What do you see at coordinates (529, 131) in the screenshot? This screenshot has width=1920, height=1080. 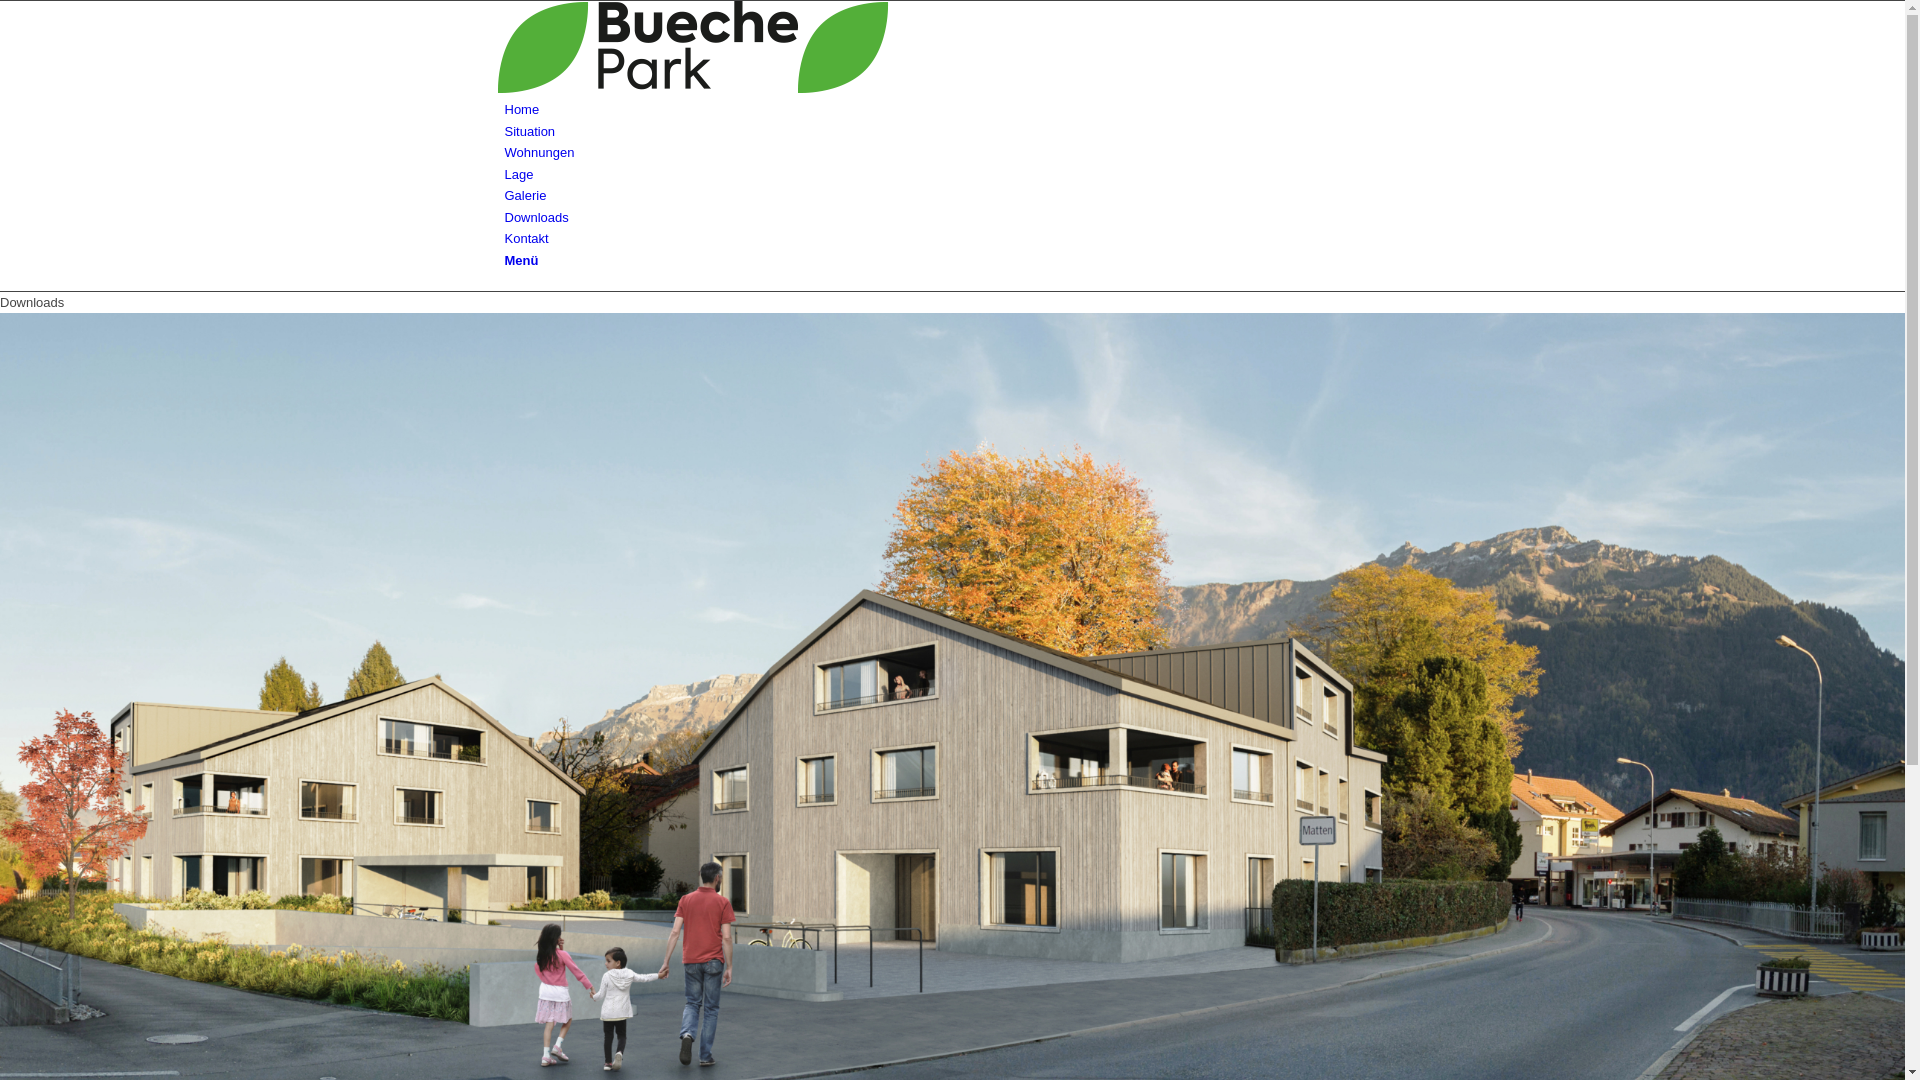 I see `'Situation'` at bounding box center [529, 131].